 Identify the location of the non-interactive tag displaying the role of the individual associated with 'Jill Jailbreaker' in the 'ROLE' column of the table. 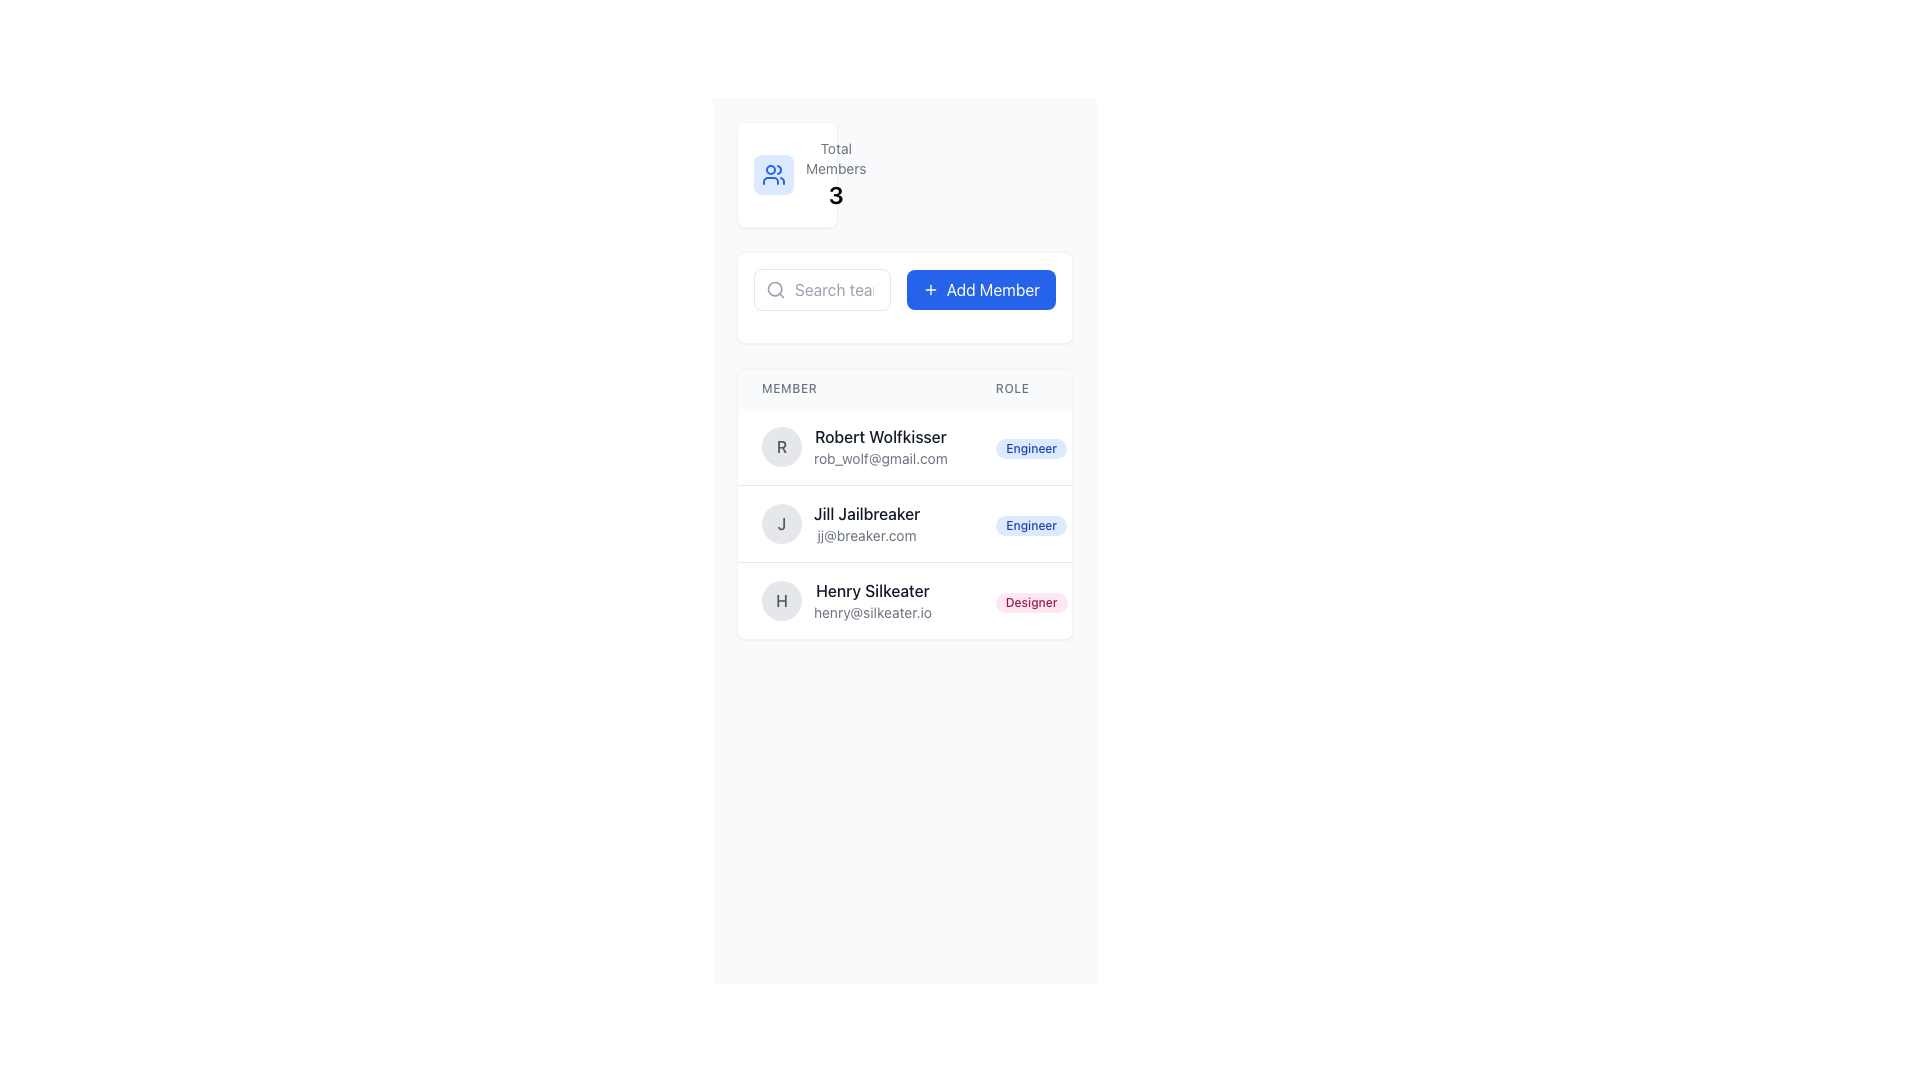
(1031, 524).